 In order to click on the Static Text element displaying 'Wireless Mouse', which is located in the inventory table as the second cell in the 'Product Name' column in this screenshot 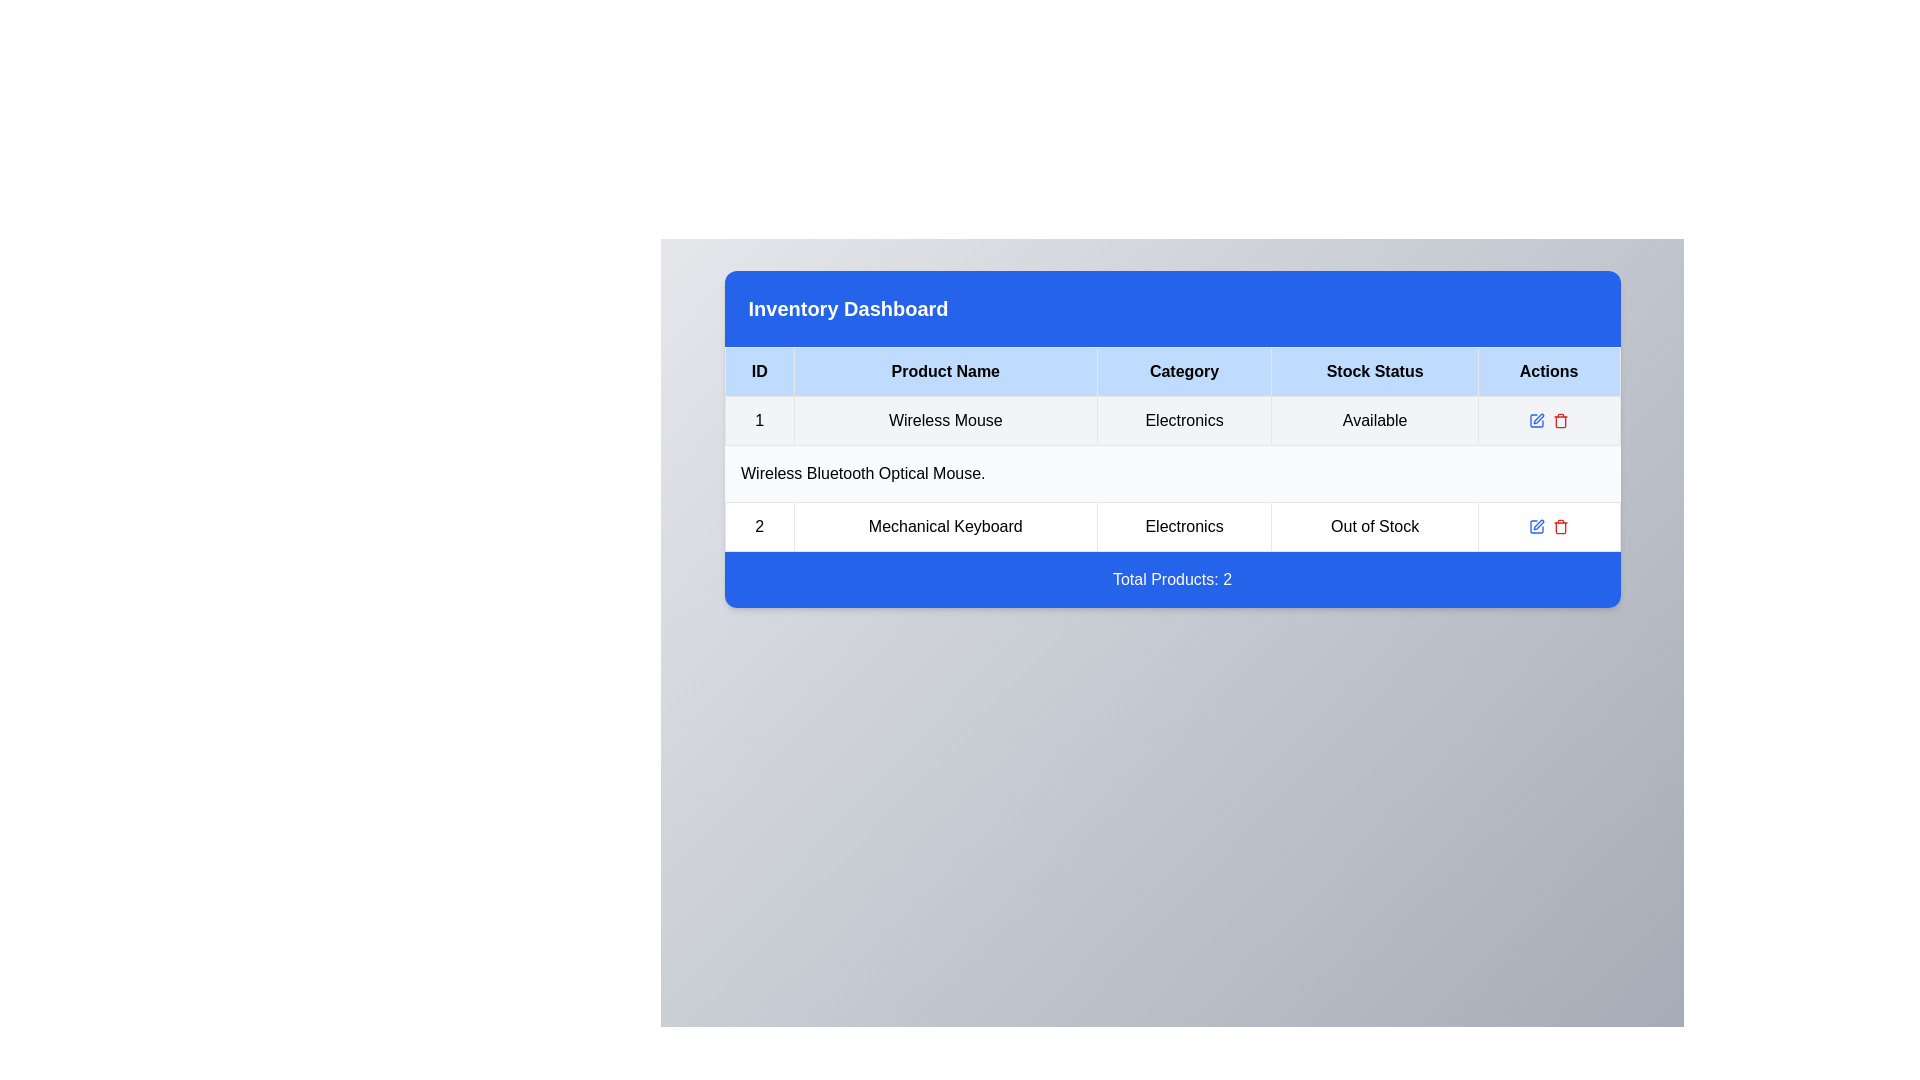, I will do `click(944, 419)`.